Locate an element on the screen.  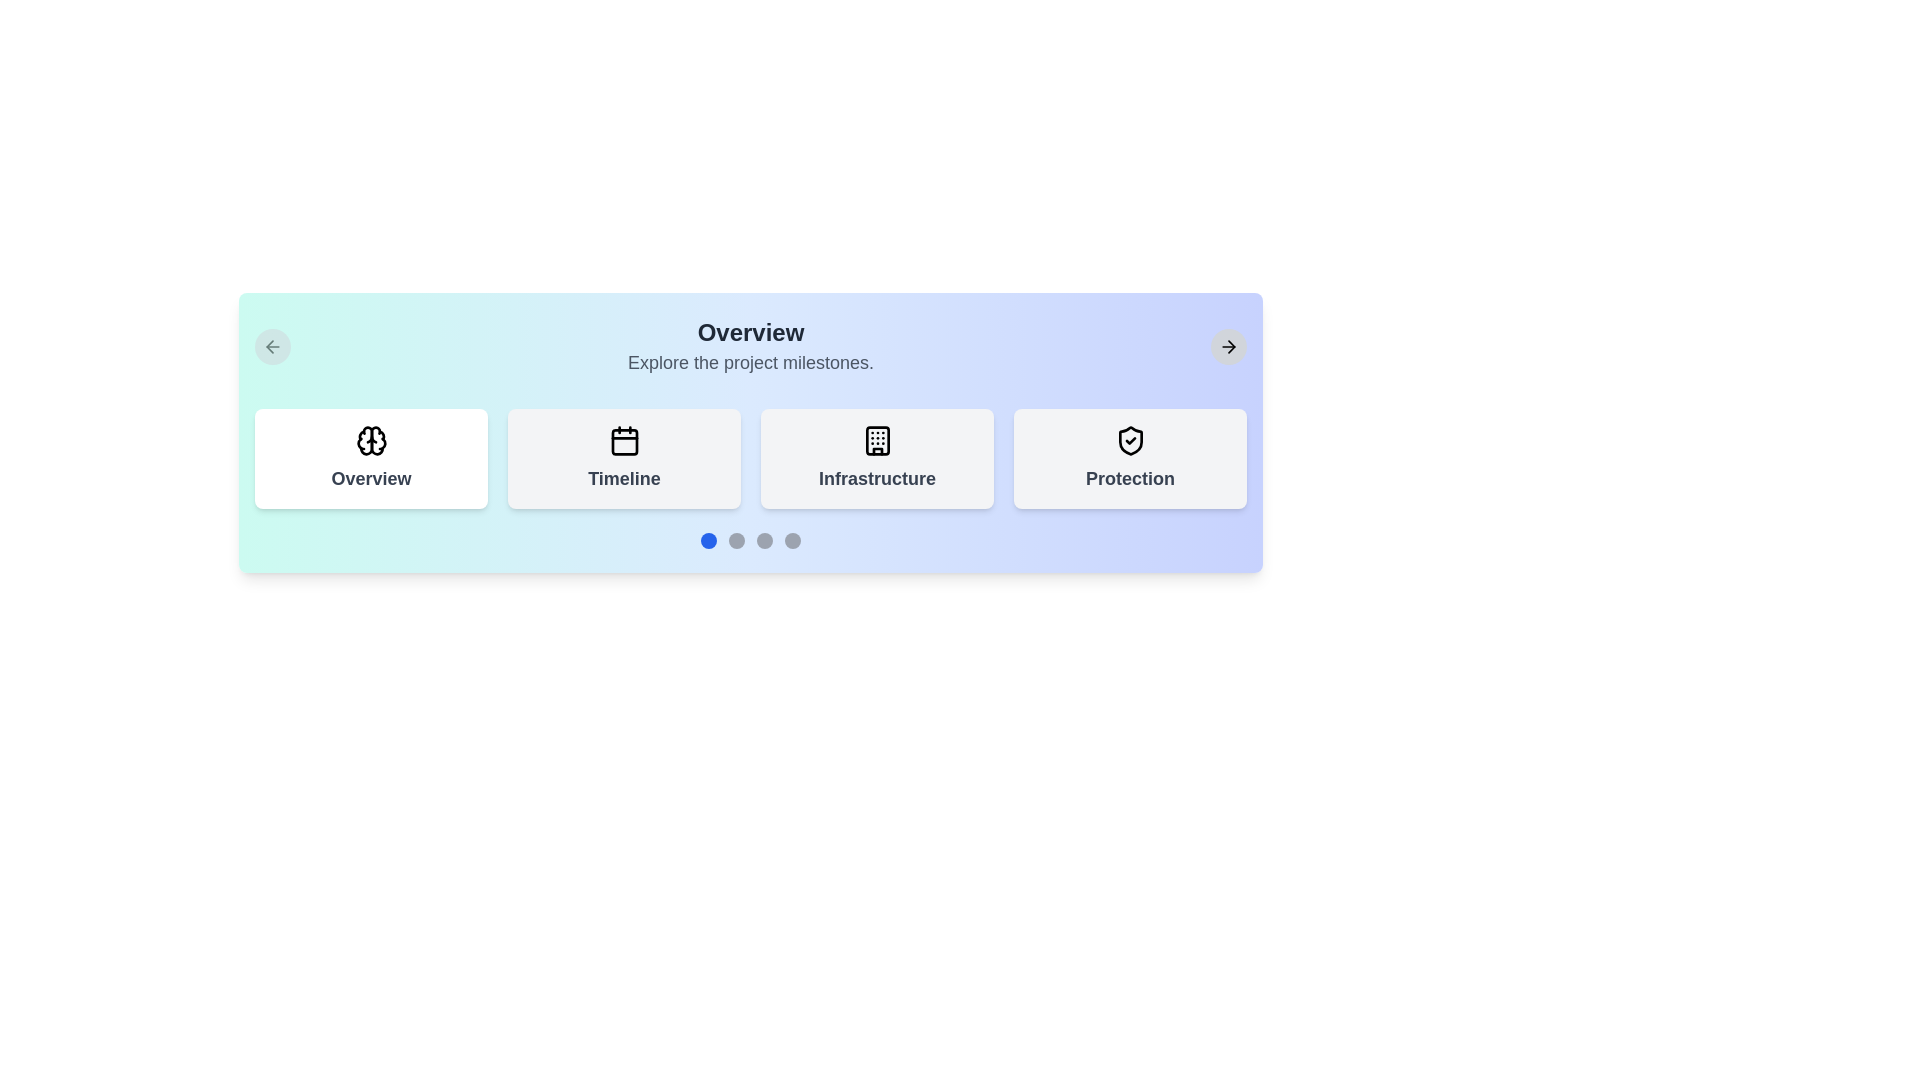
the circular button with a light gray background and leftward-pointing arrow icon is located at coordinates (272, 346).